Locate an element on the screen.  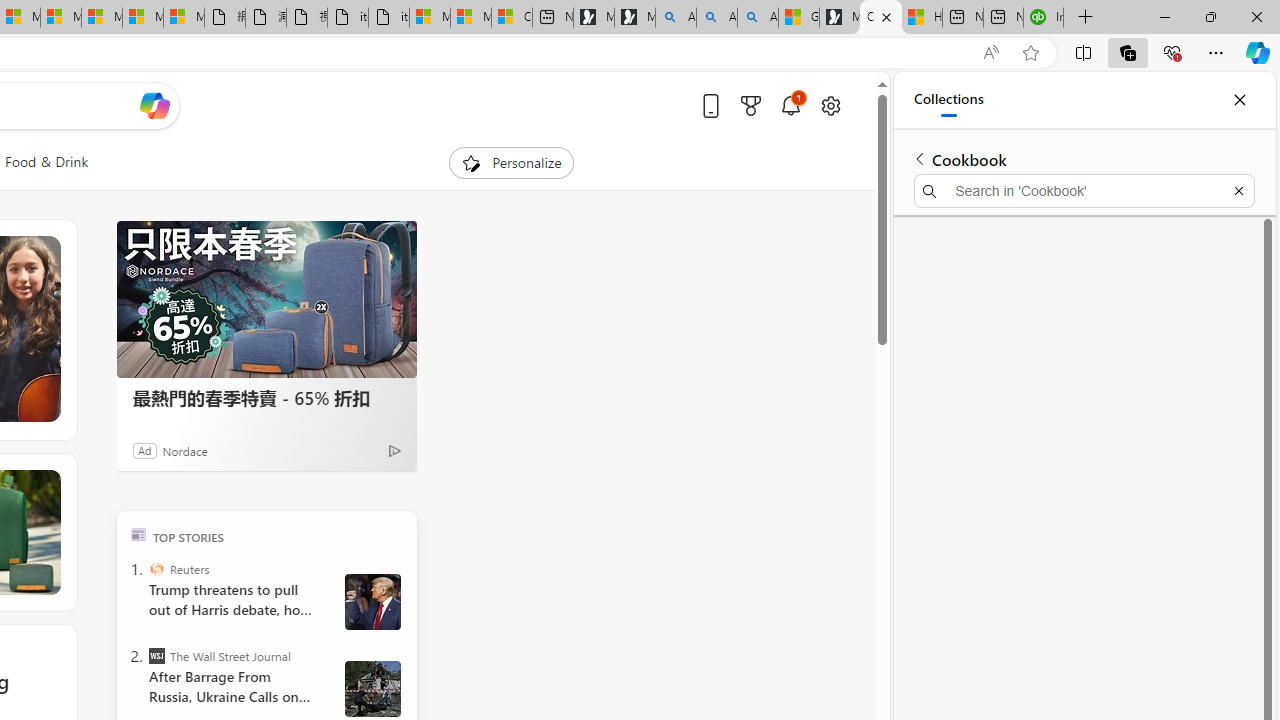
'The Wall Street Journal' is located at coordinates (155, 655).